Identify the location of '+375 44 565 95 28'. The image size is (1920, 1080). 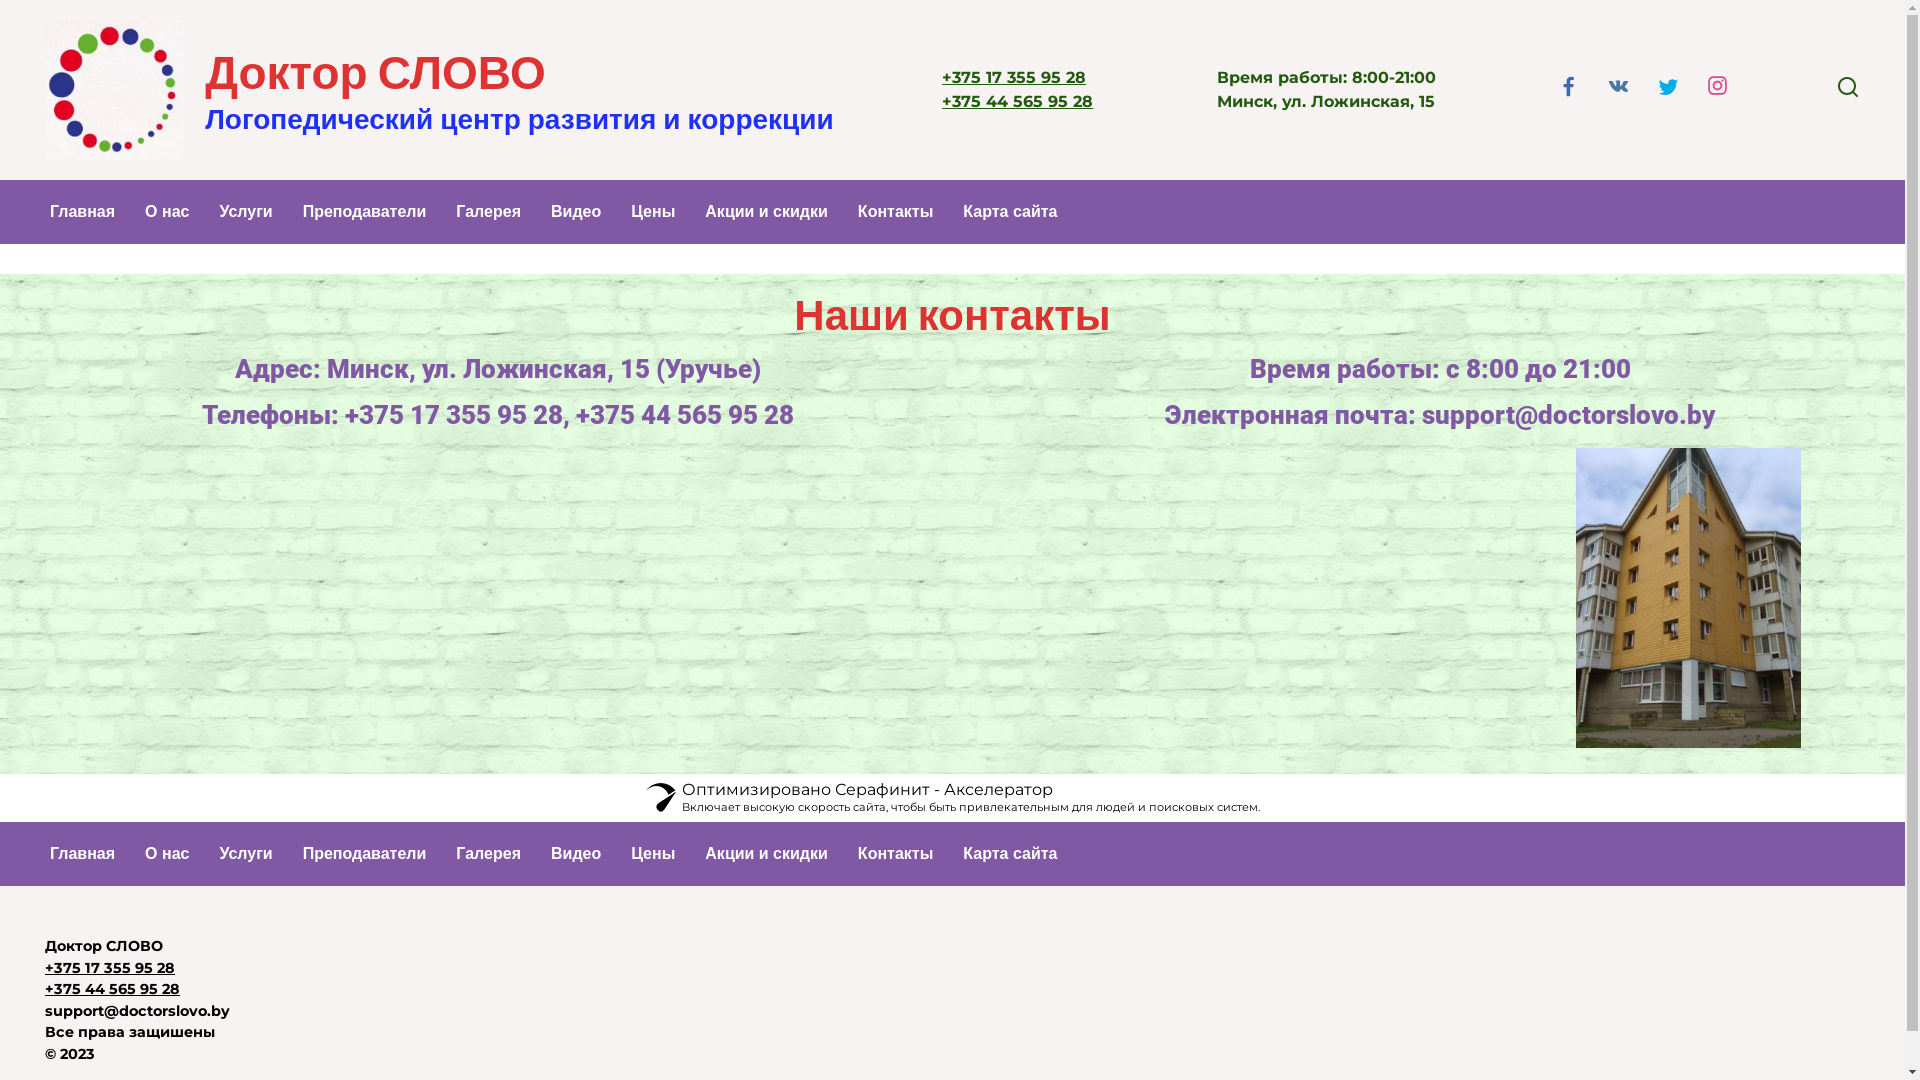
(111, 987).